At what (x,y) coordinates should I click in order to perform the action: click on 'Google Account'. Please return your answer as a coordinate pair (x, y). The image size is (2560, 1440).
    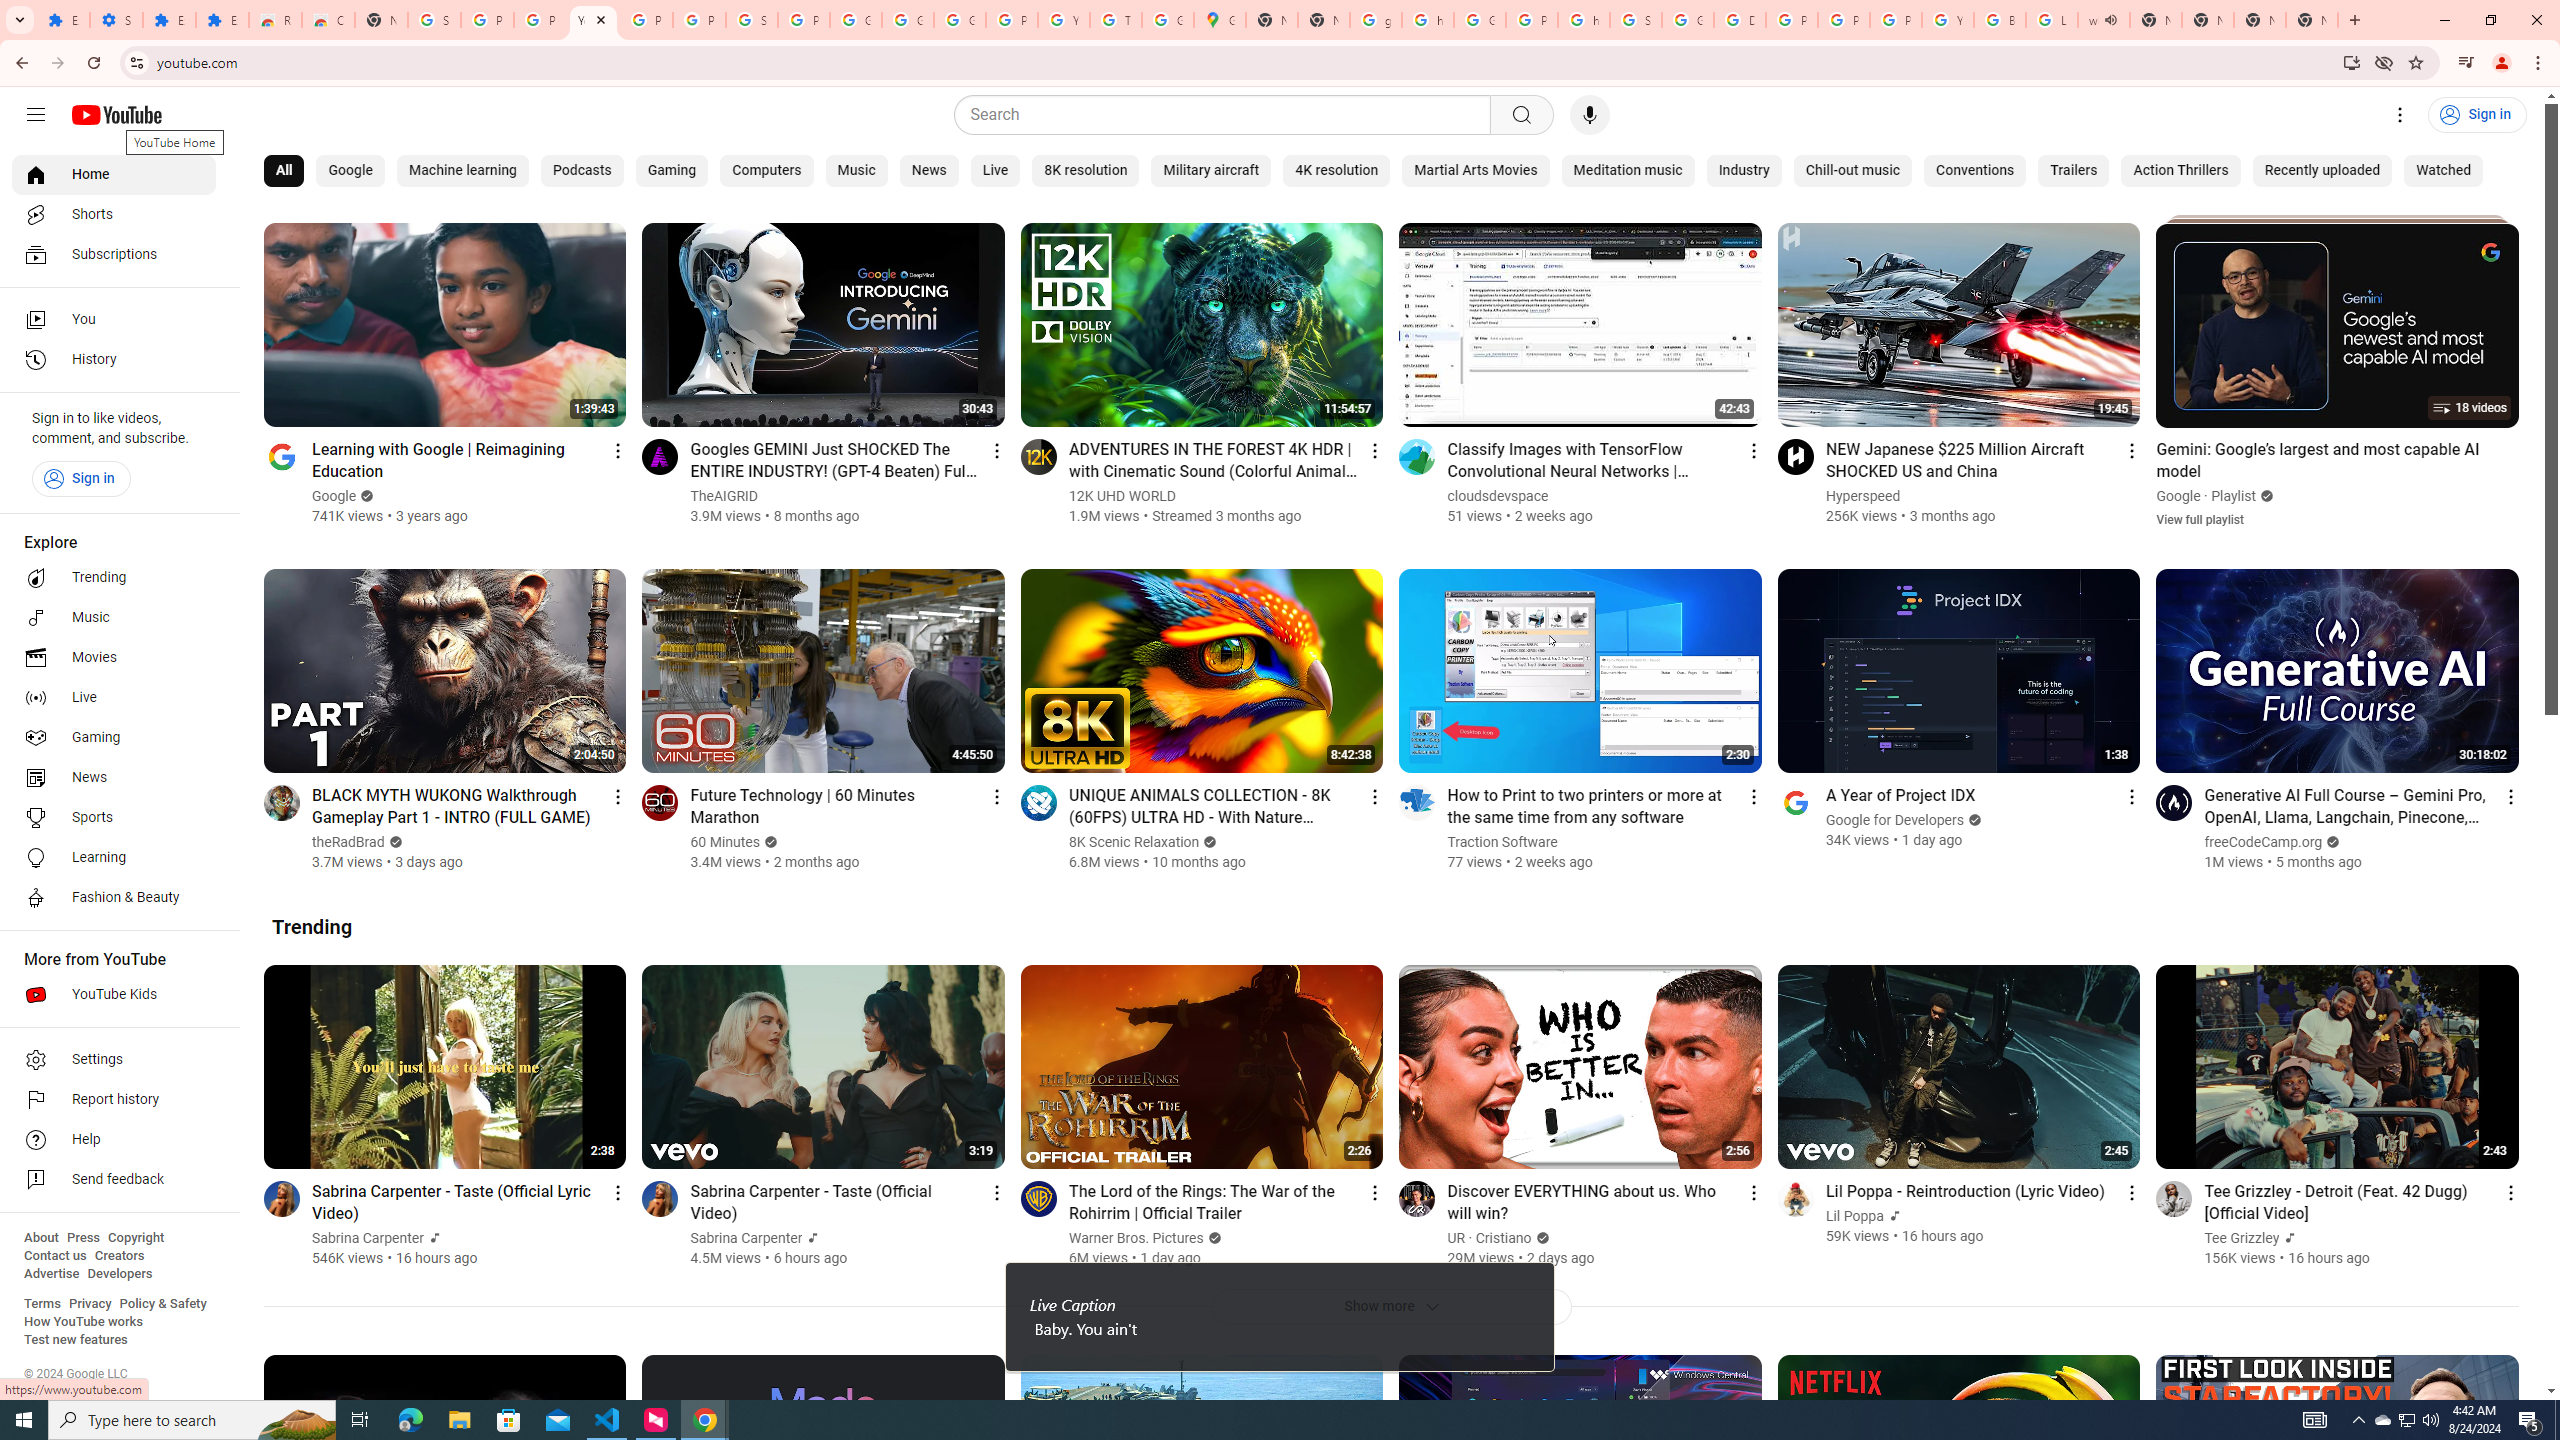
    Looking at the image, I should click on (906, 19).